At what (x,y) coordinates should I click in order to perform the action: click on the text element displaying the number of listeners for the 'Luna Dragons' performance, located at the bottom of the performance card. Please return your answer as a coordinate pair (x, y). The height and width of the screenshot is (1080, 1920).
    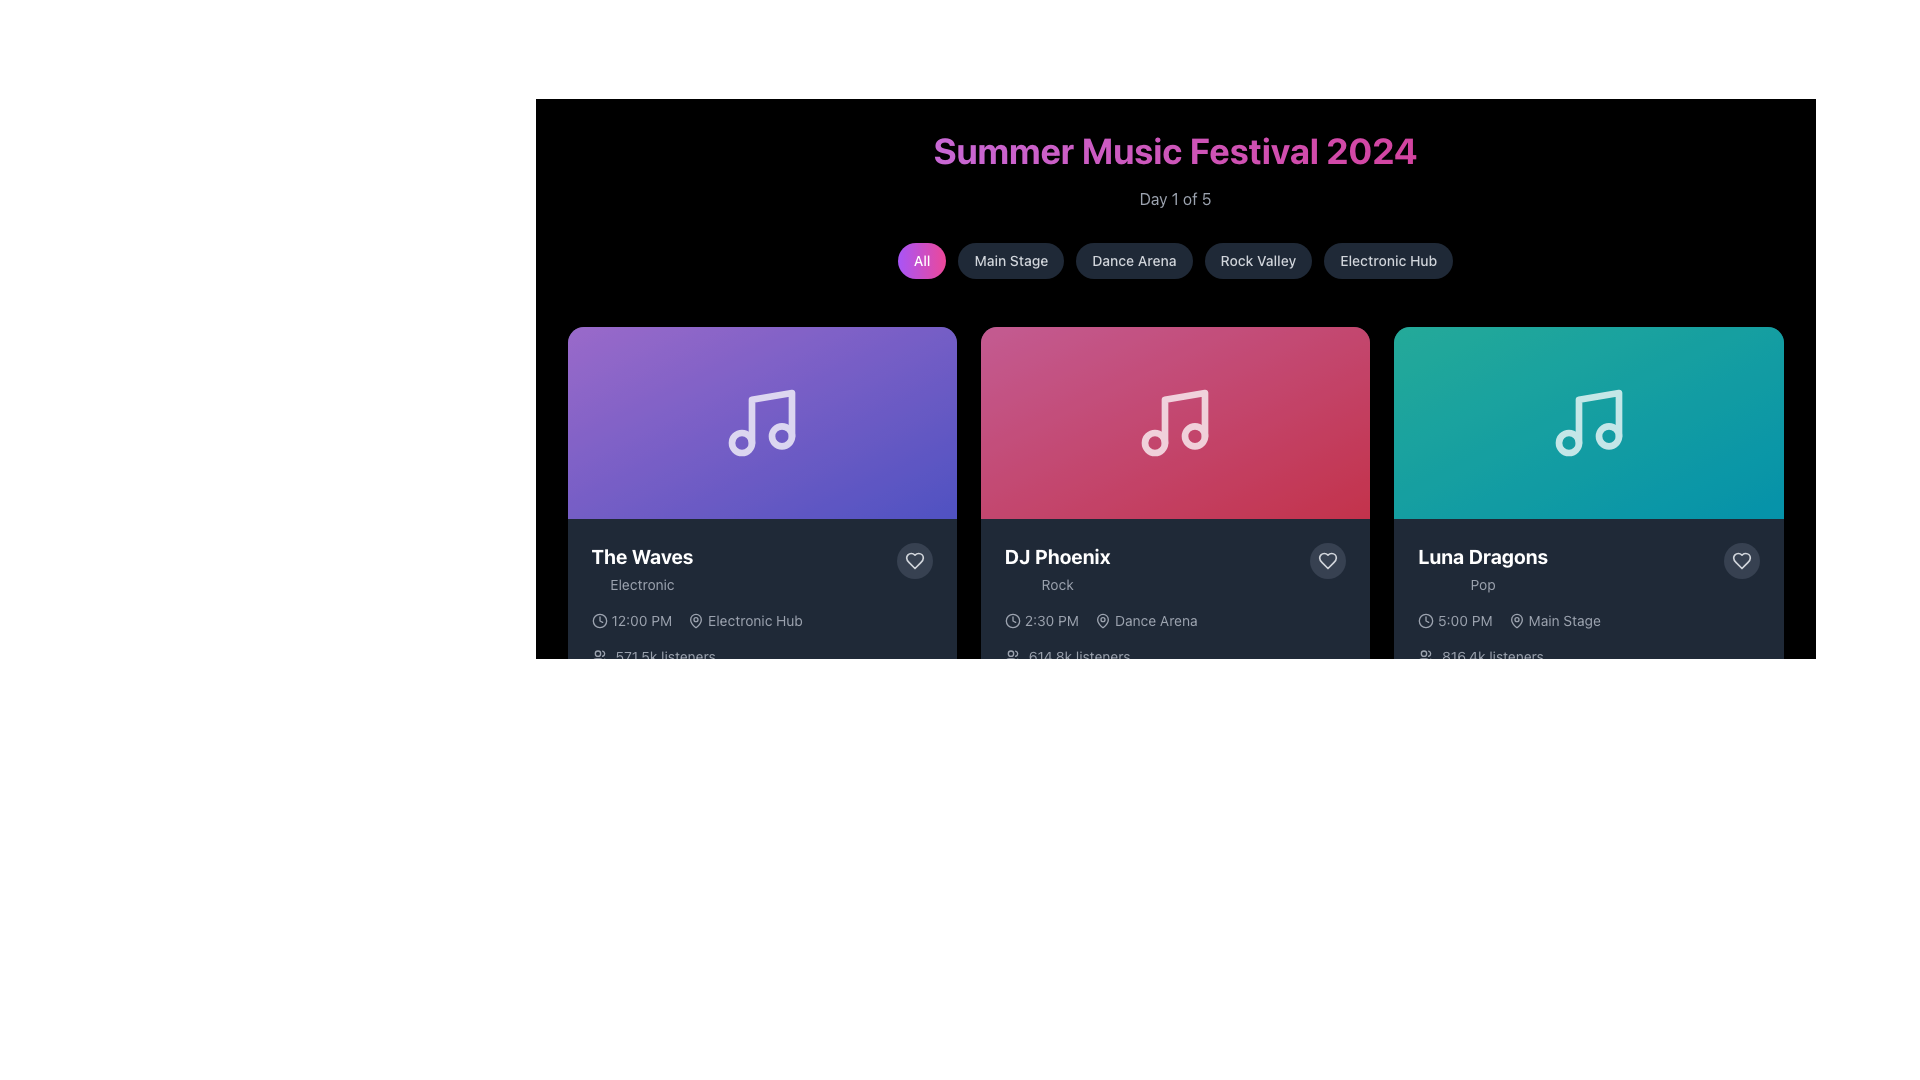
    Looking at the image, I should click on (1587, 656).